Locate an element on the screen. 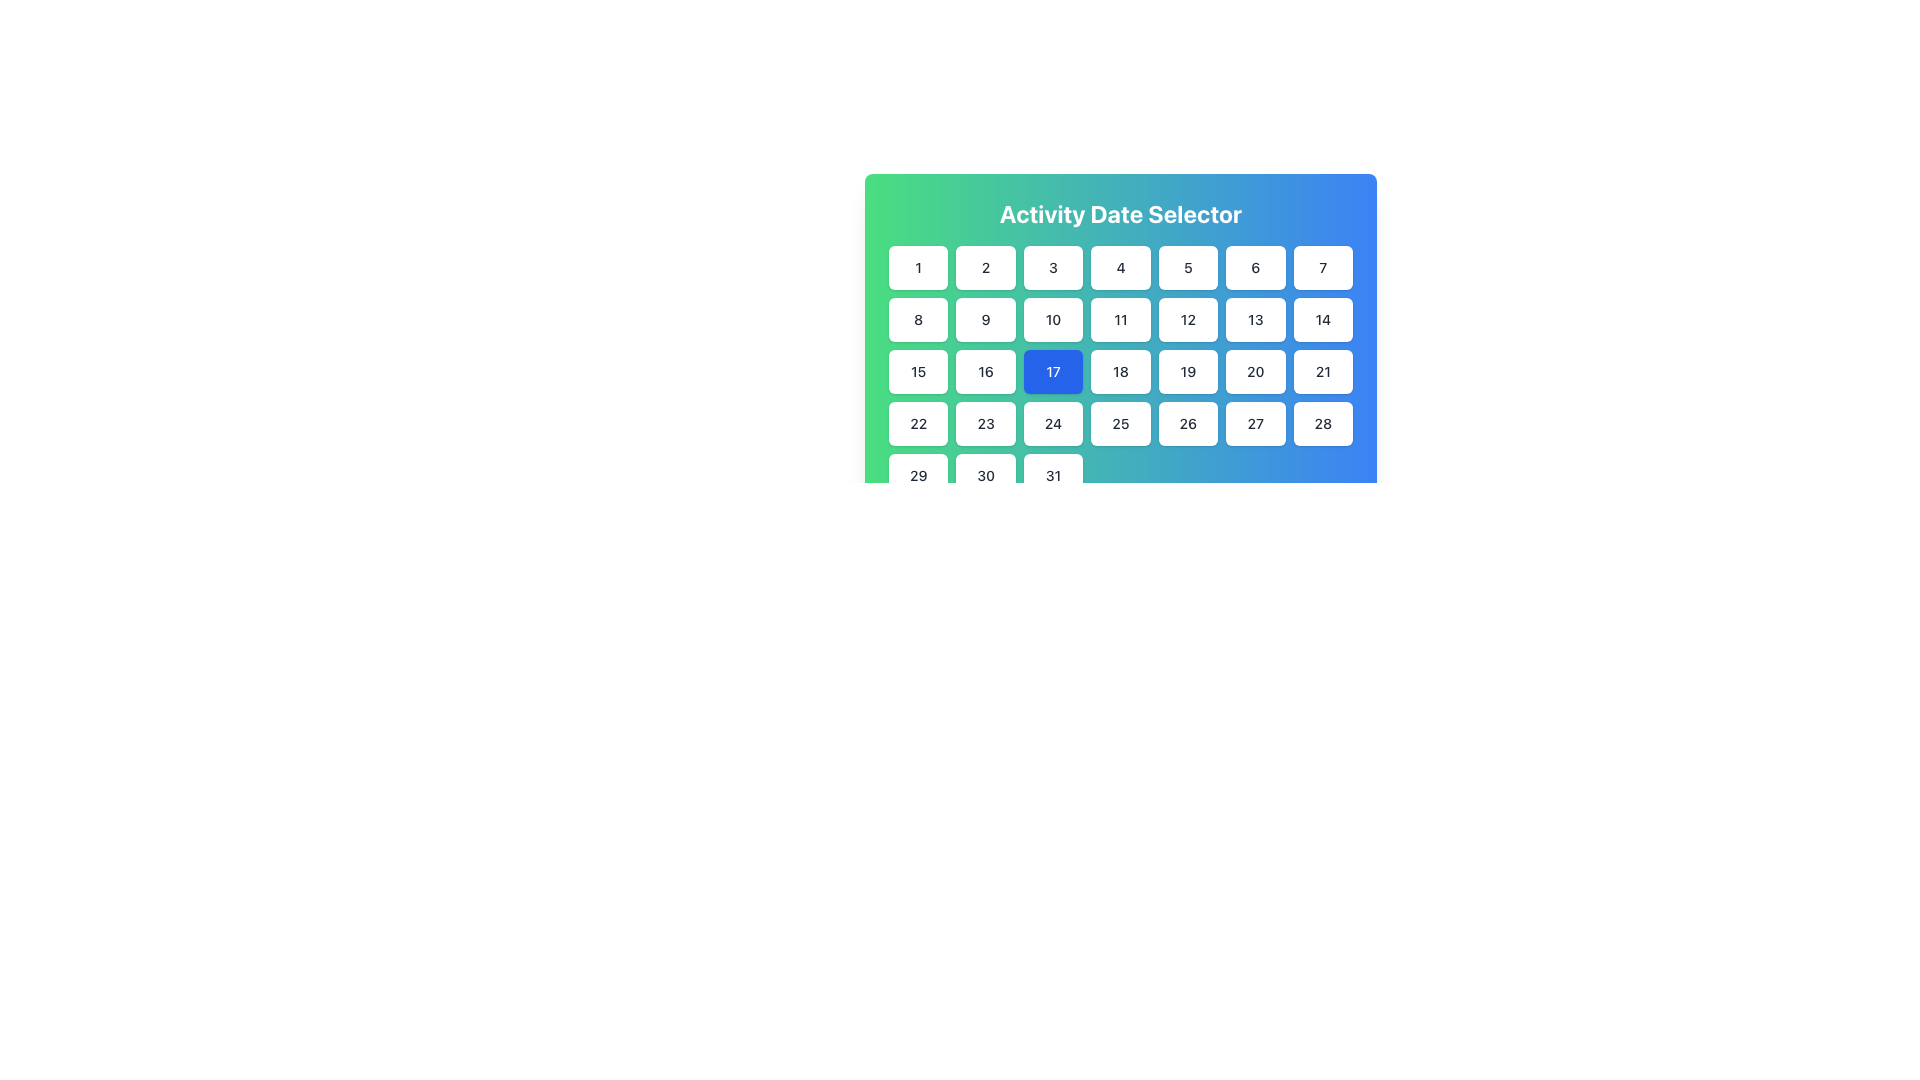 The height and width of the screenshot is (1080, 1920). the button displaying the number '1' in a bold font, located is located at coordinates (917, 266).